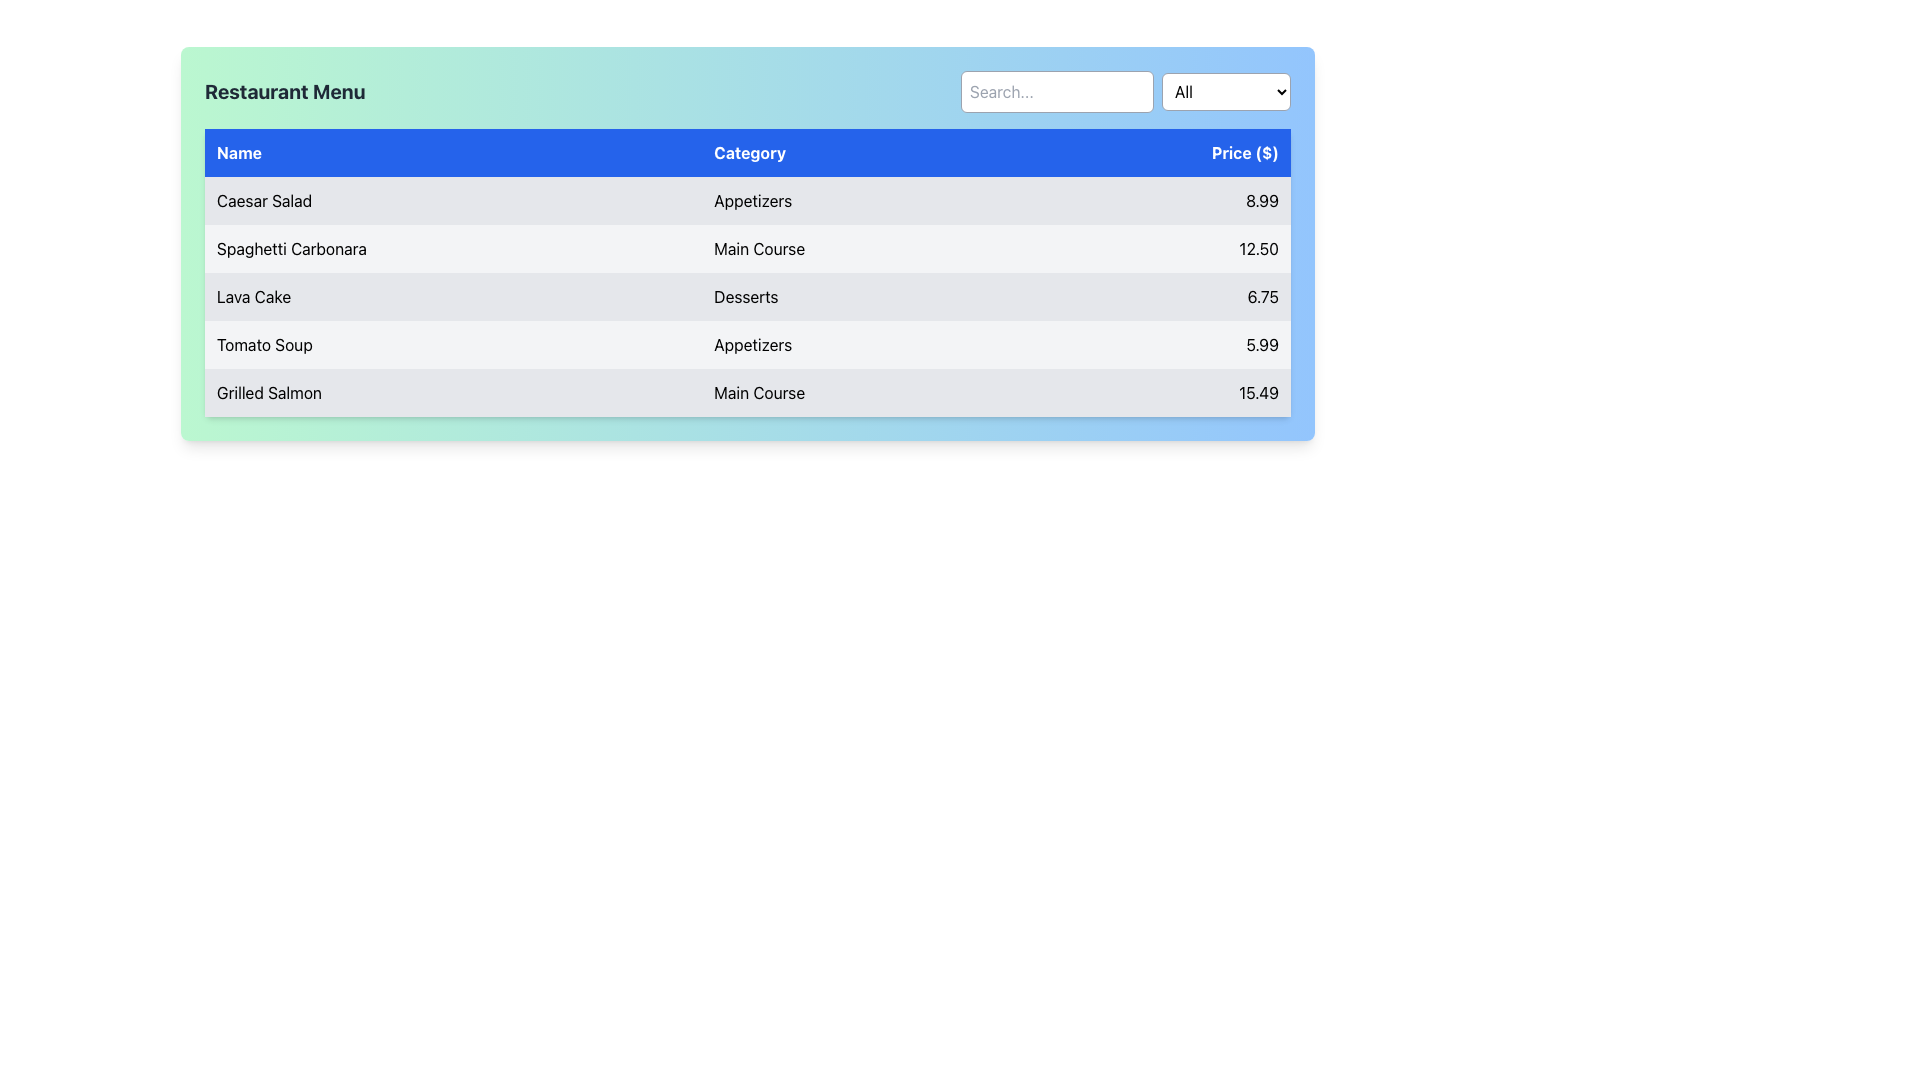 This screenshot has height=1080, width=1920. Describe the element at coordinates (1225, 92) in the screenshot. I see `the dropdown menu` at that location.